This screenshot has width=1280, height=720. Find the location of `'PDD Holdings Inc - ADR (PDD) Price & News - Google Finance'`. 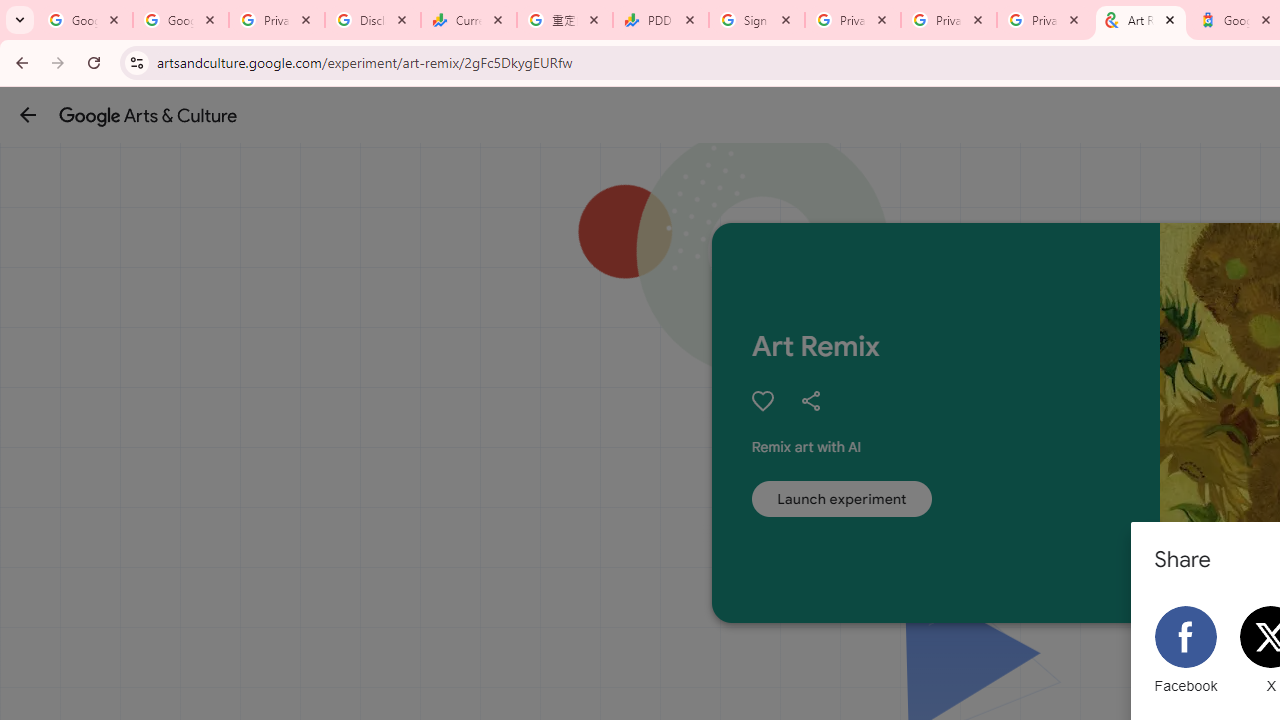

'PDD Holdings Inc - ADR (PDD) Price & News - Google Finance' is located at coordinates (661, 20).